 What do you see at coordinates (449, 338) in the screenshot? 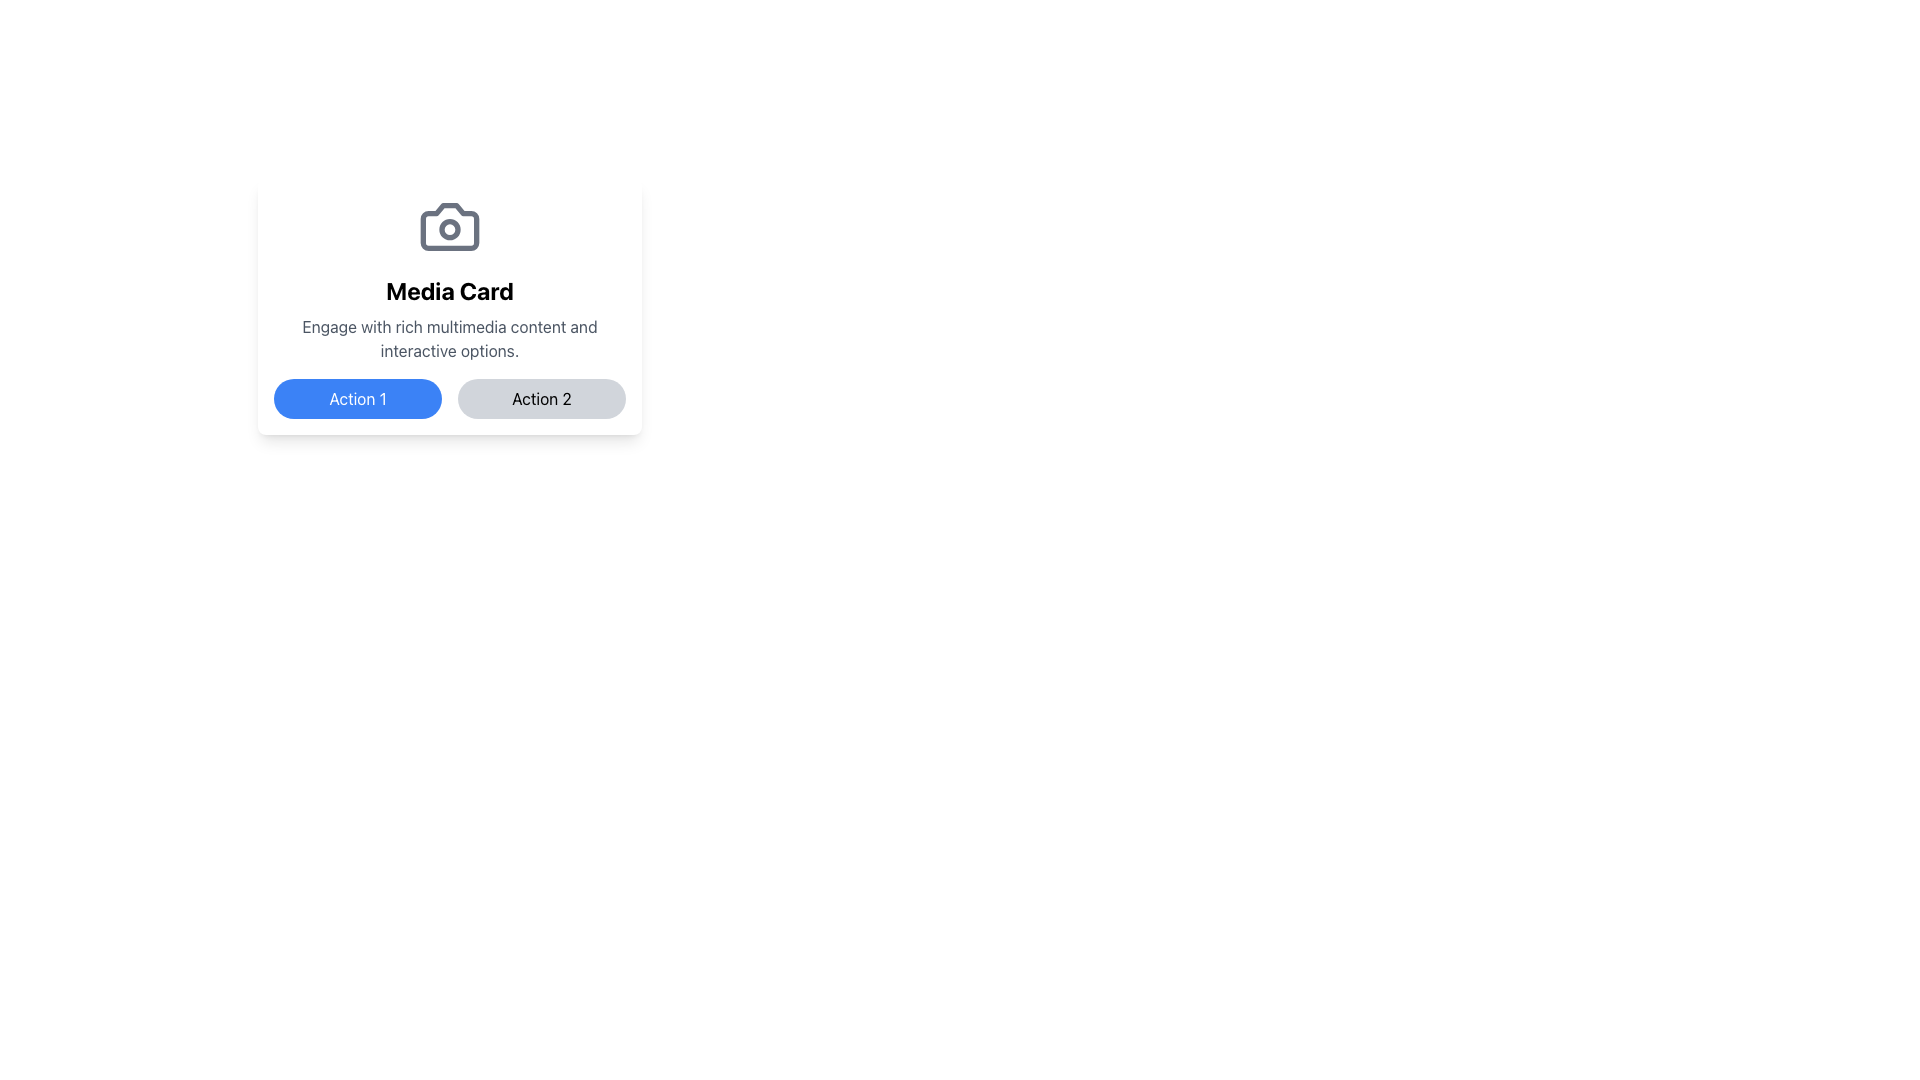
I see `text block that contains the sentence 'Engage with rich multimedia content and interactive options.', which is styled in gray and centered below the 'Media Card' header` at bounding box center [449, 338].